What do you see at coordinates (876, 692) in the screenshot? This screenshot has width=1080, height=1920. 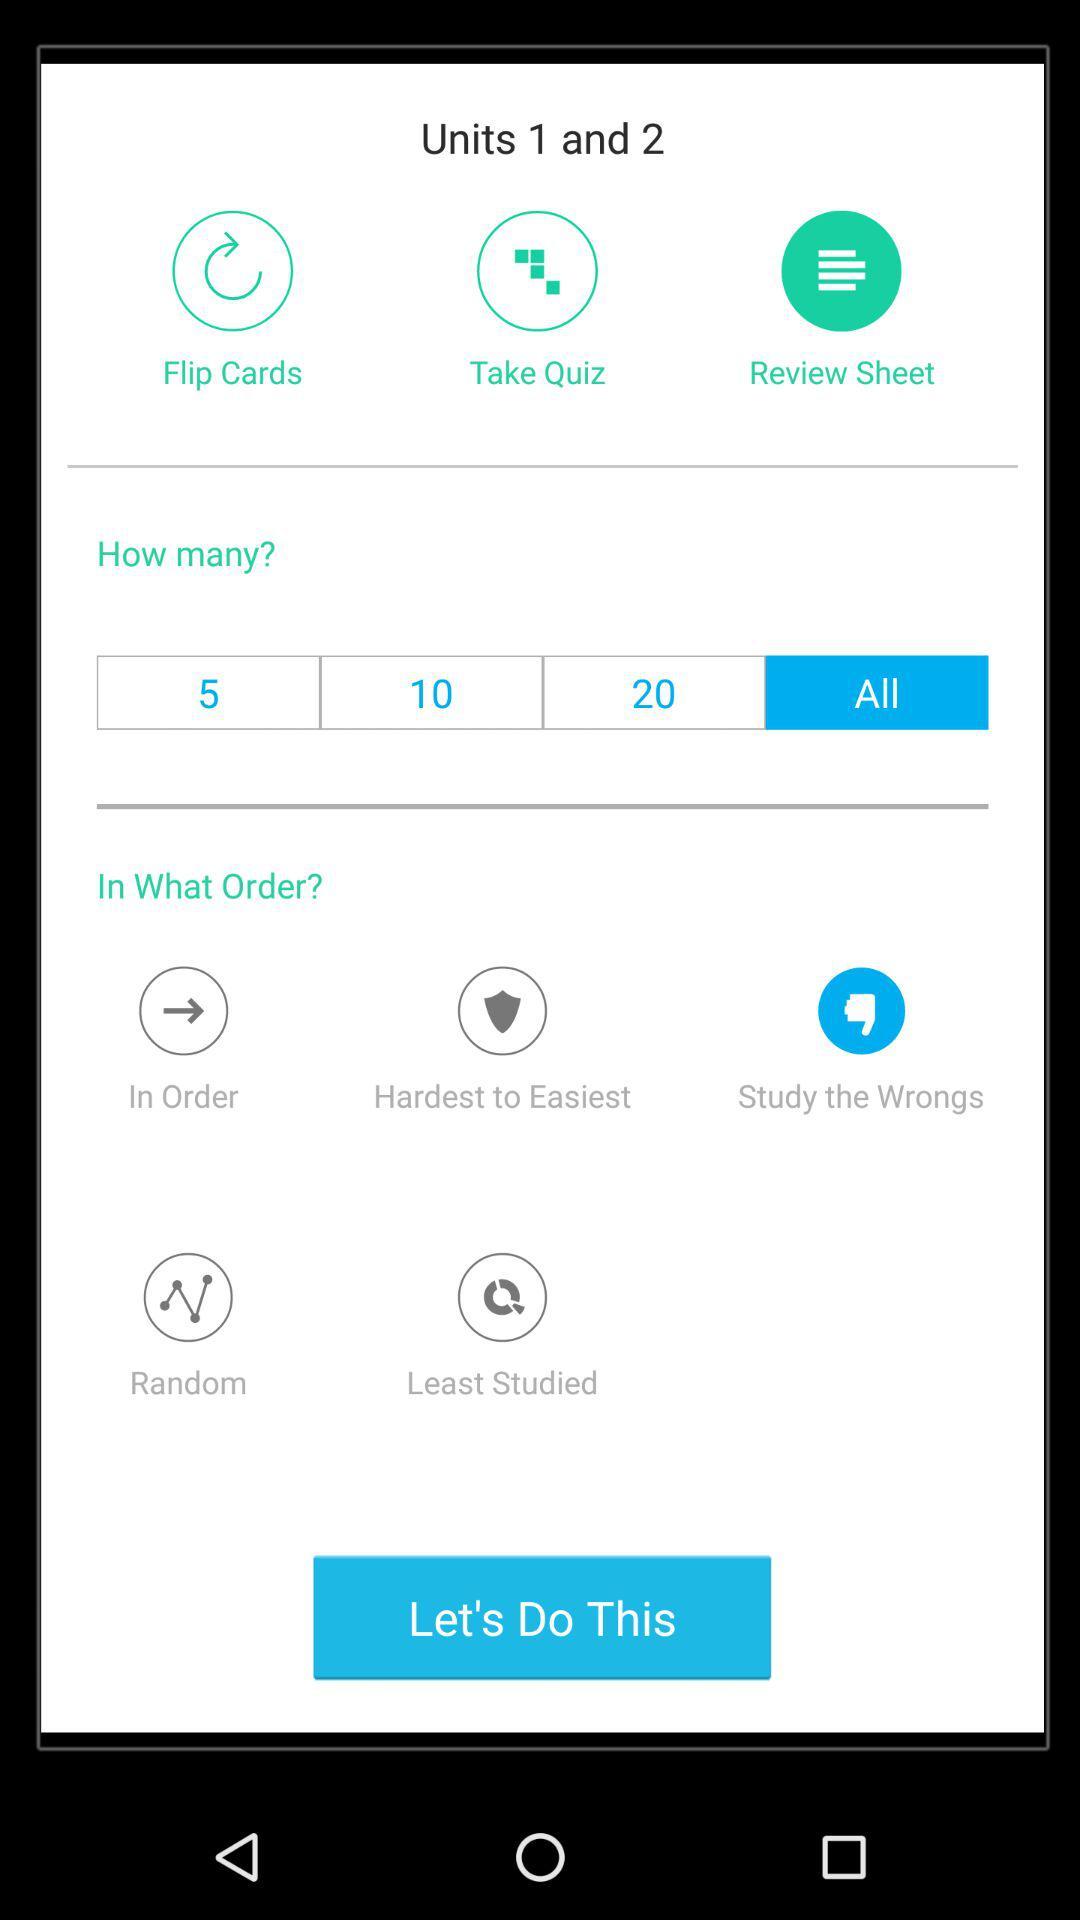 I see `item to the right of the 20 item` at bounding box center [876, 692].